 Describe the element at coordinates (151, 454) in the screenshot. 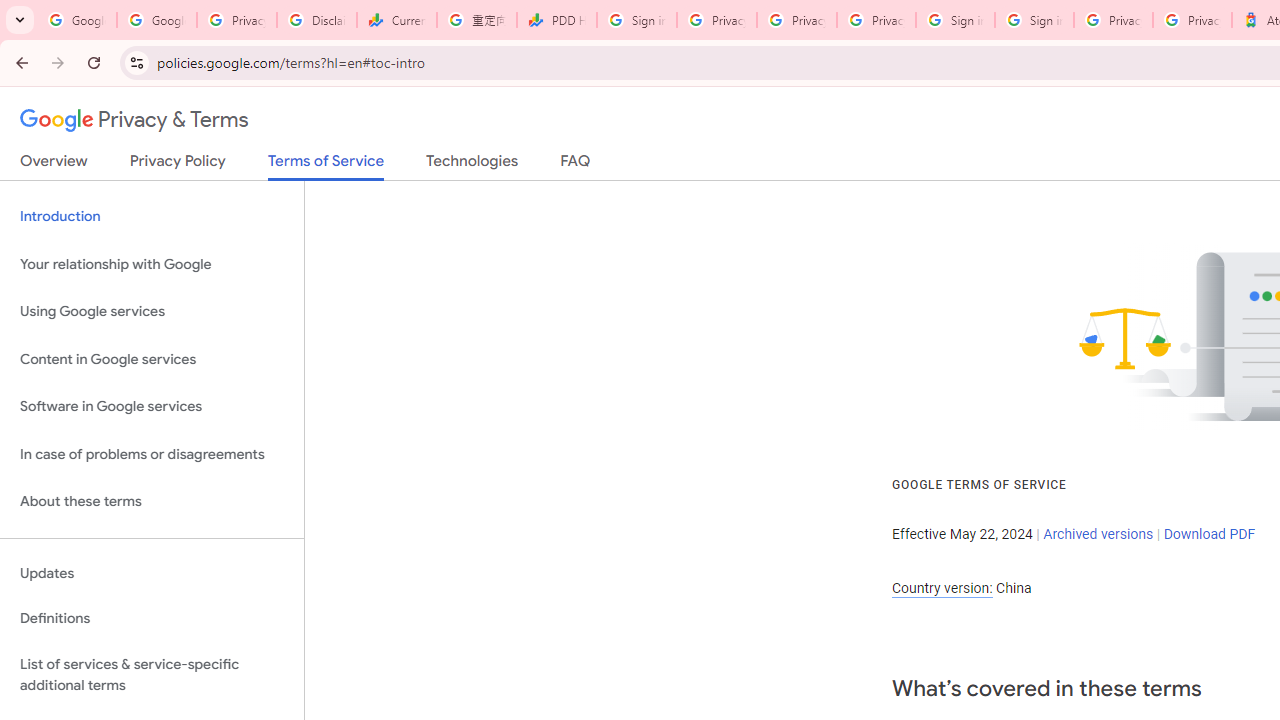

I see `'In case of problems or disagreements'` at that location.